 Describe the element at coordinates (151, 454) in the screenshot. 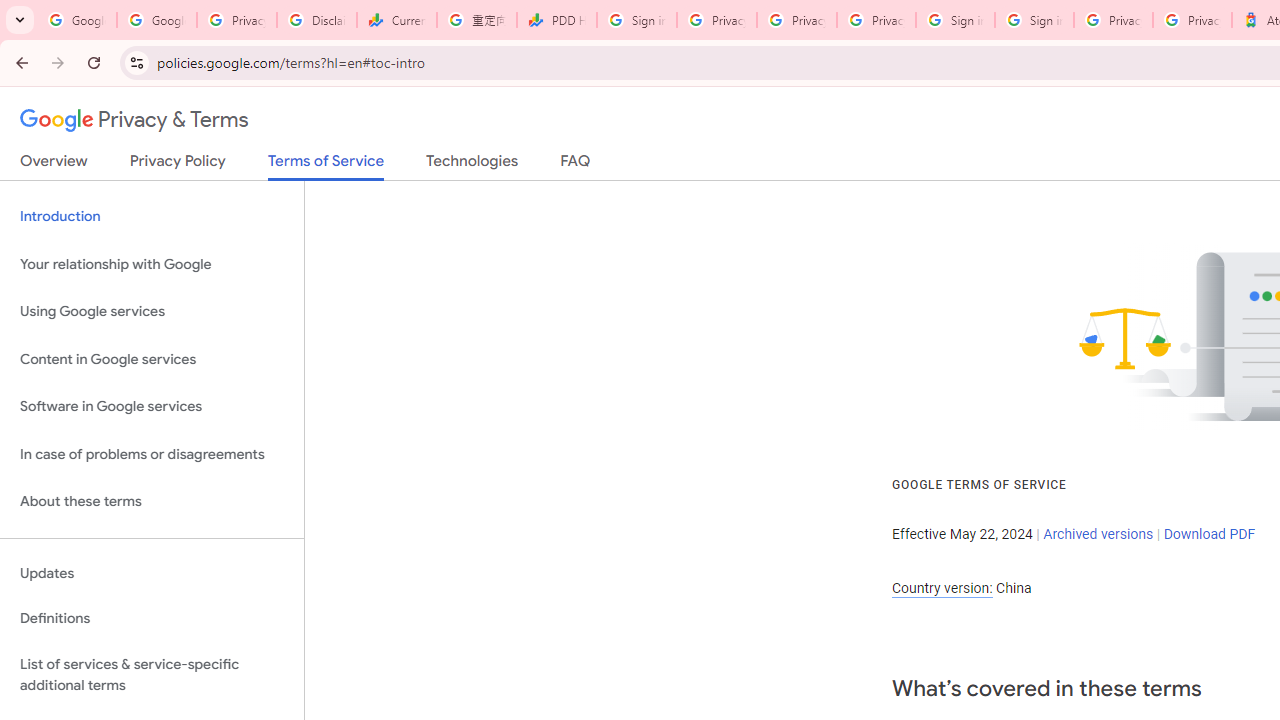

I see `'In case of problems or disagreements'` at that location.